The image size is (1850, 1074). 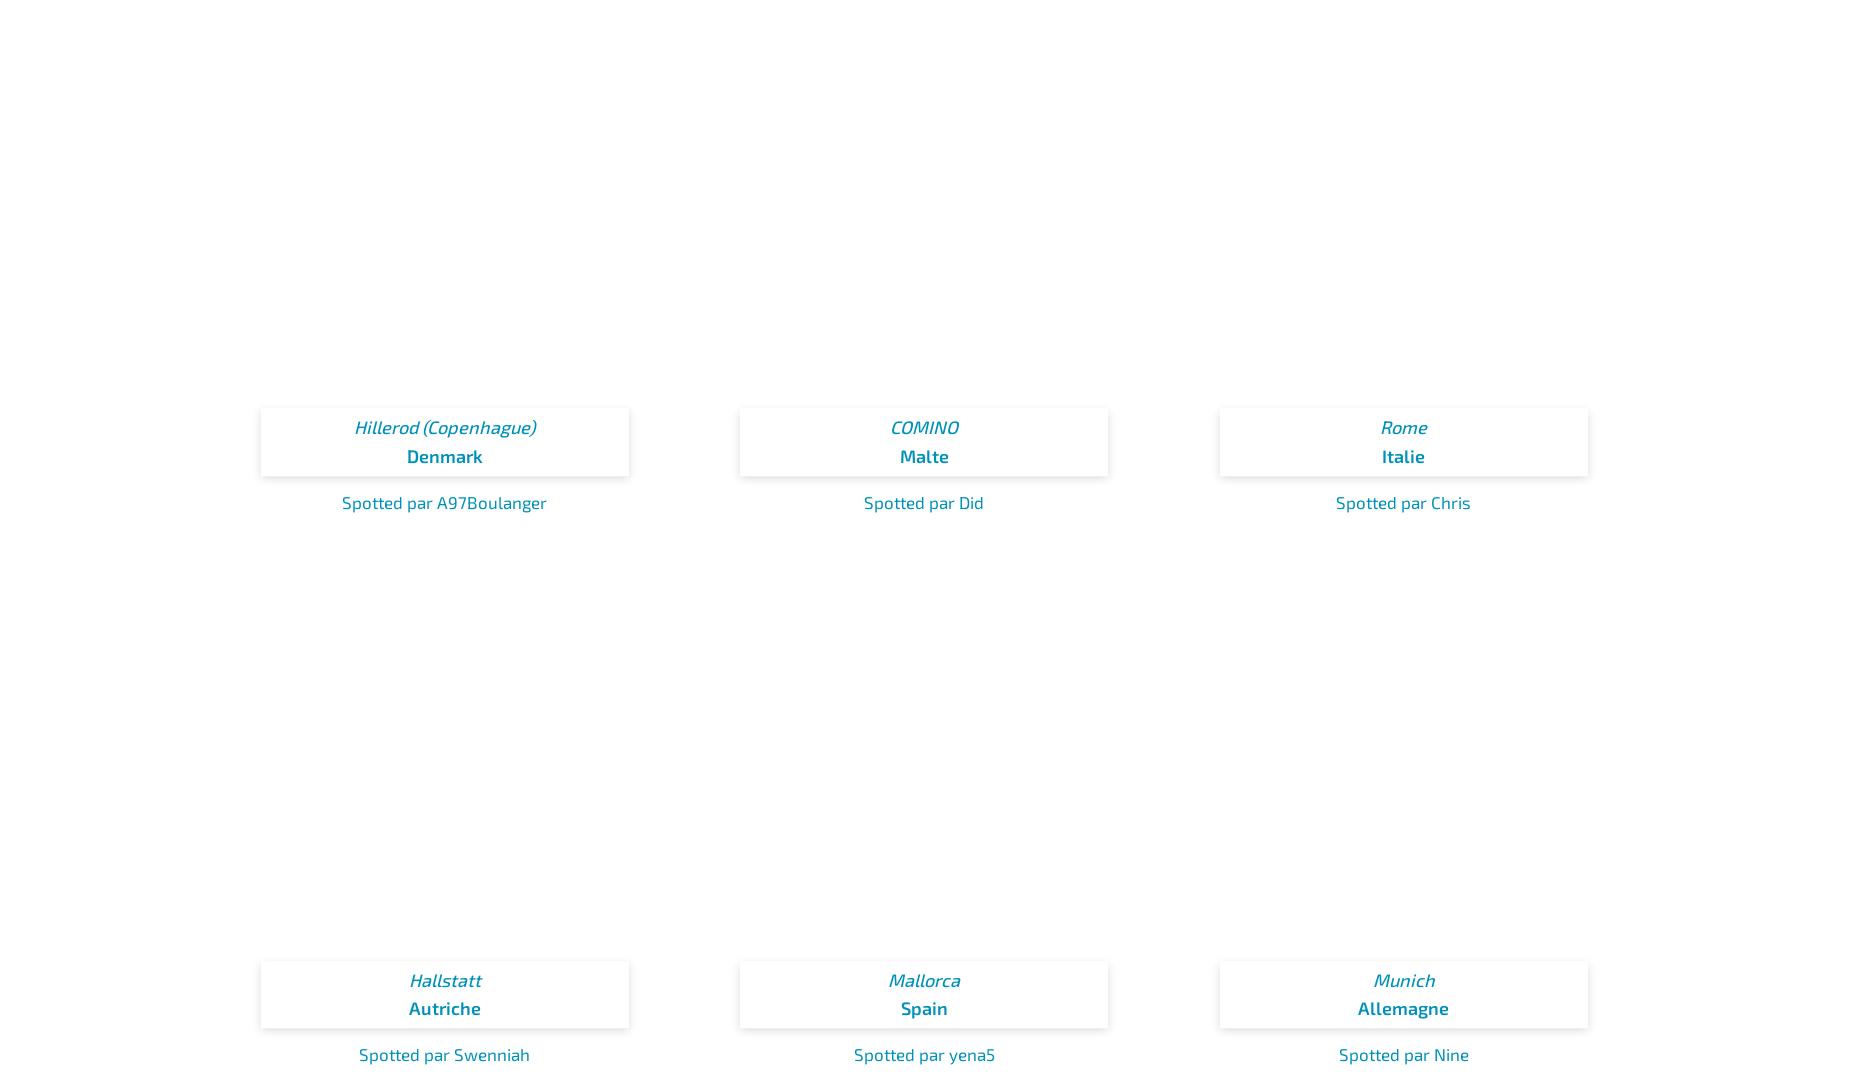 I want to click on 'Allemagne', so click(x=1403, y=1006).